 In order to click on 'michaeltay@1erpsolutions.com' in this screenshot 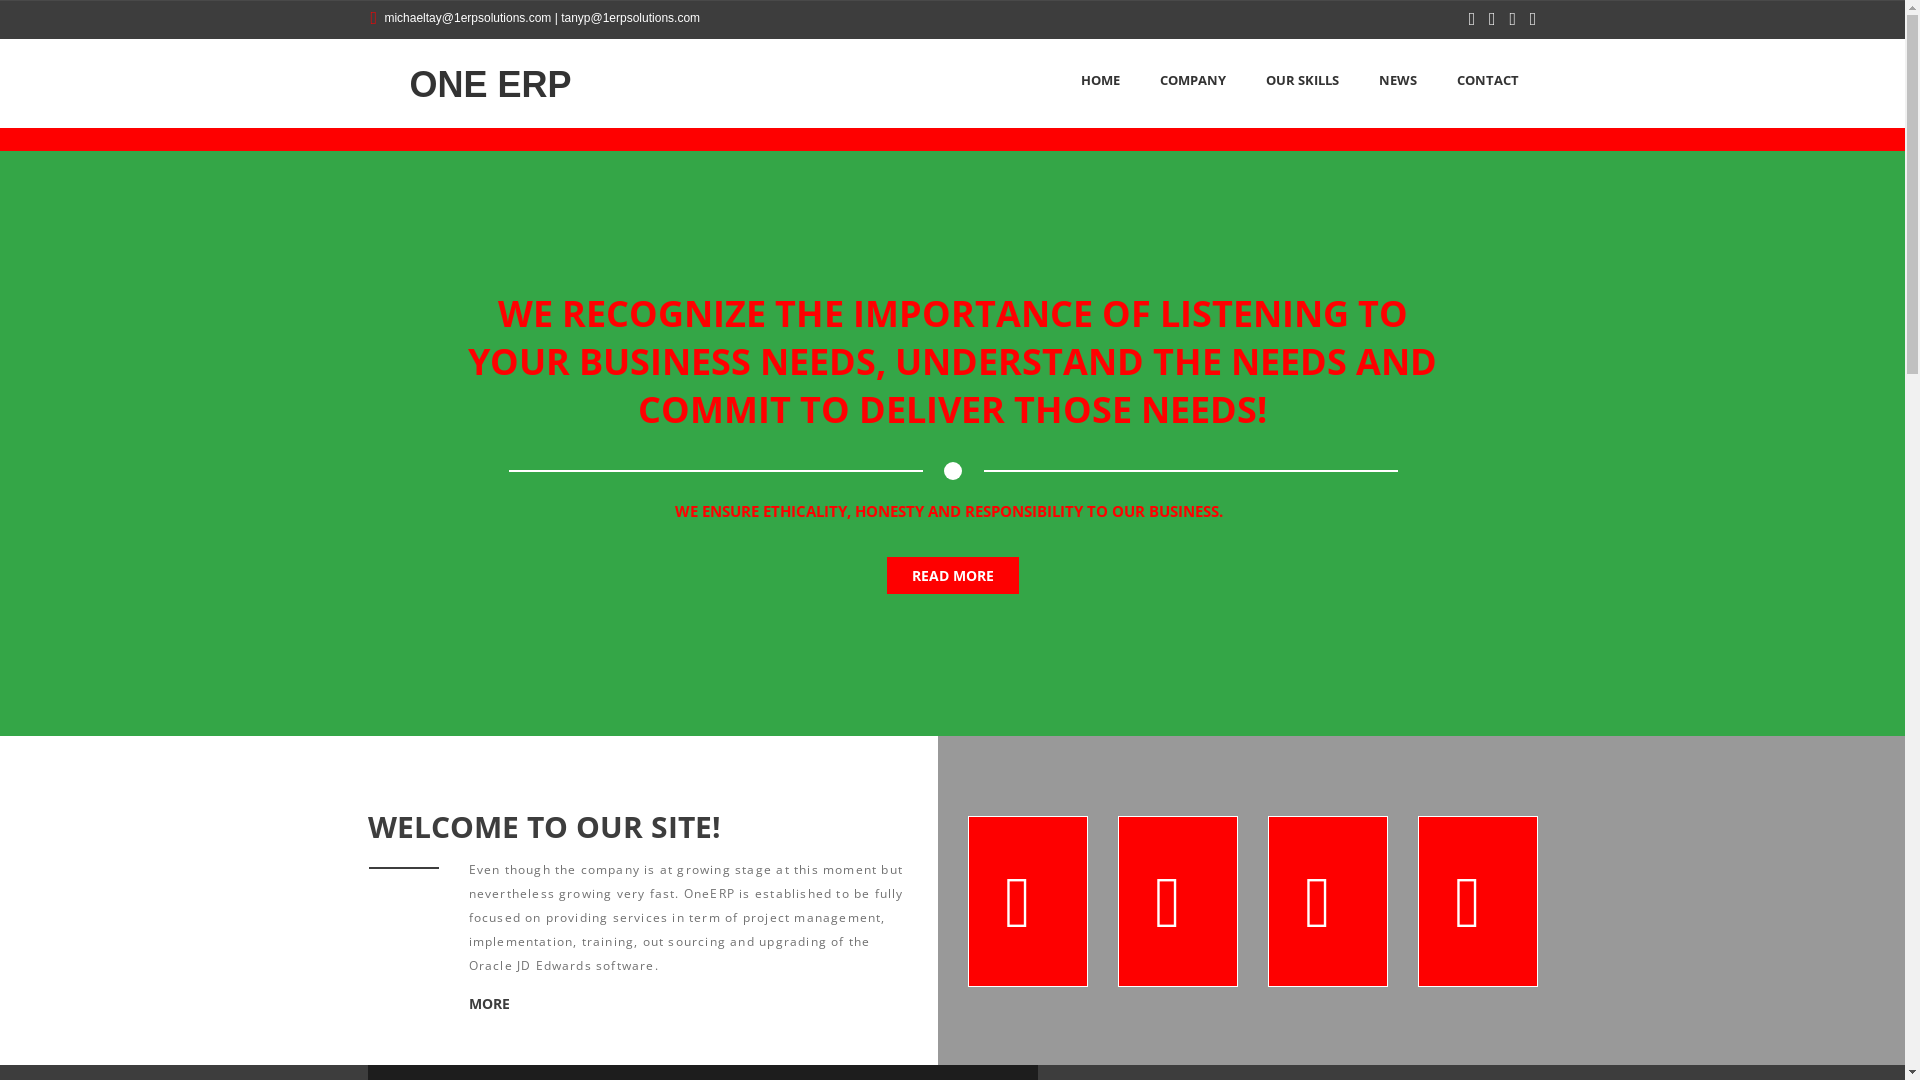, I will do `click(466, 18)`.